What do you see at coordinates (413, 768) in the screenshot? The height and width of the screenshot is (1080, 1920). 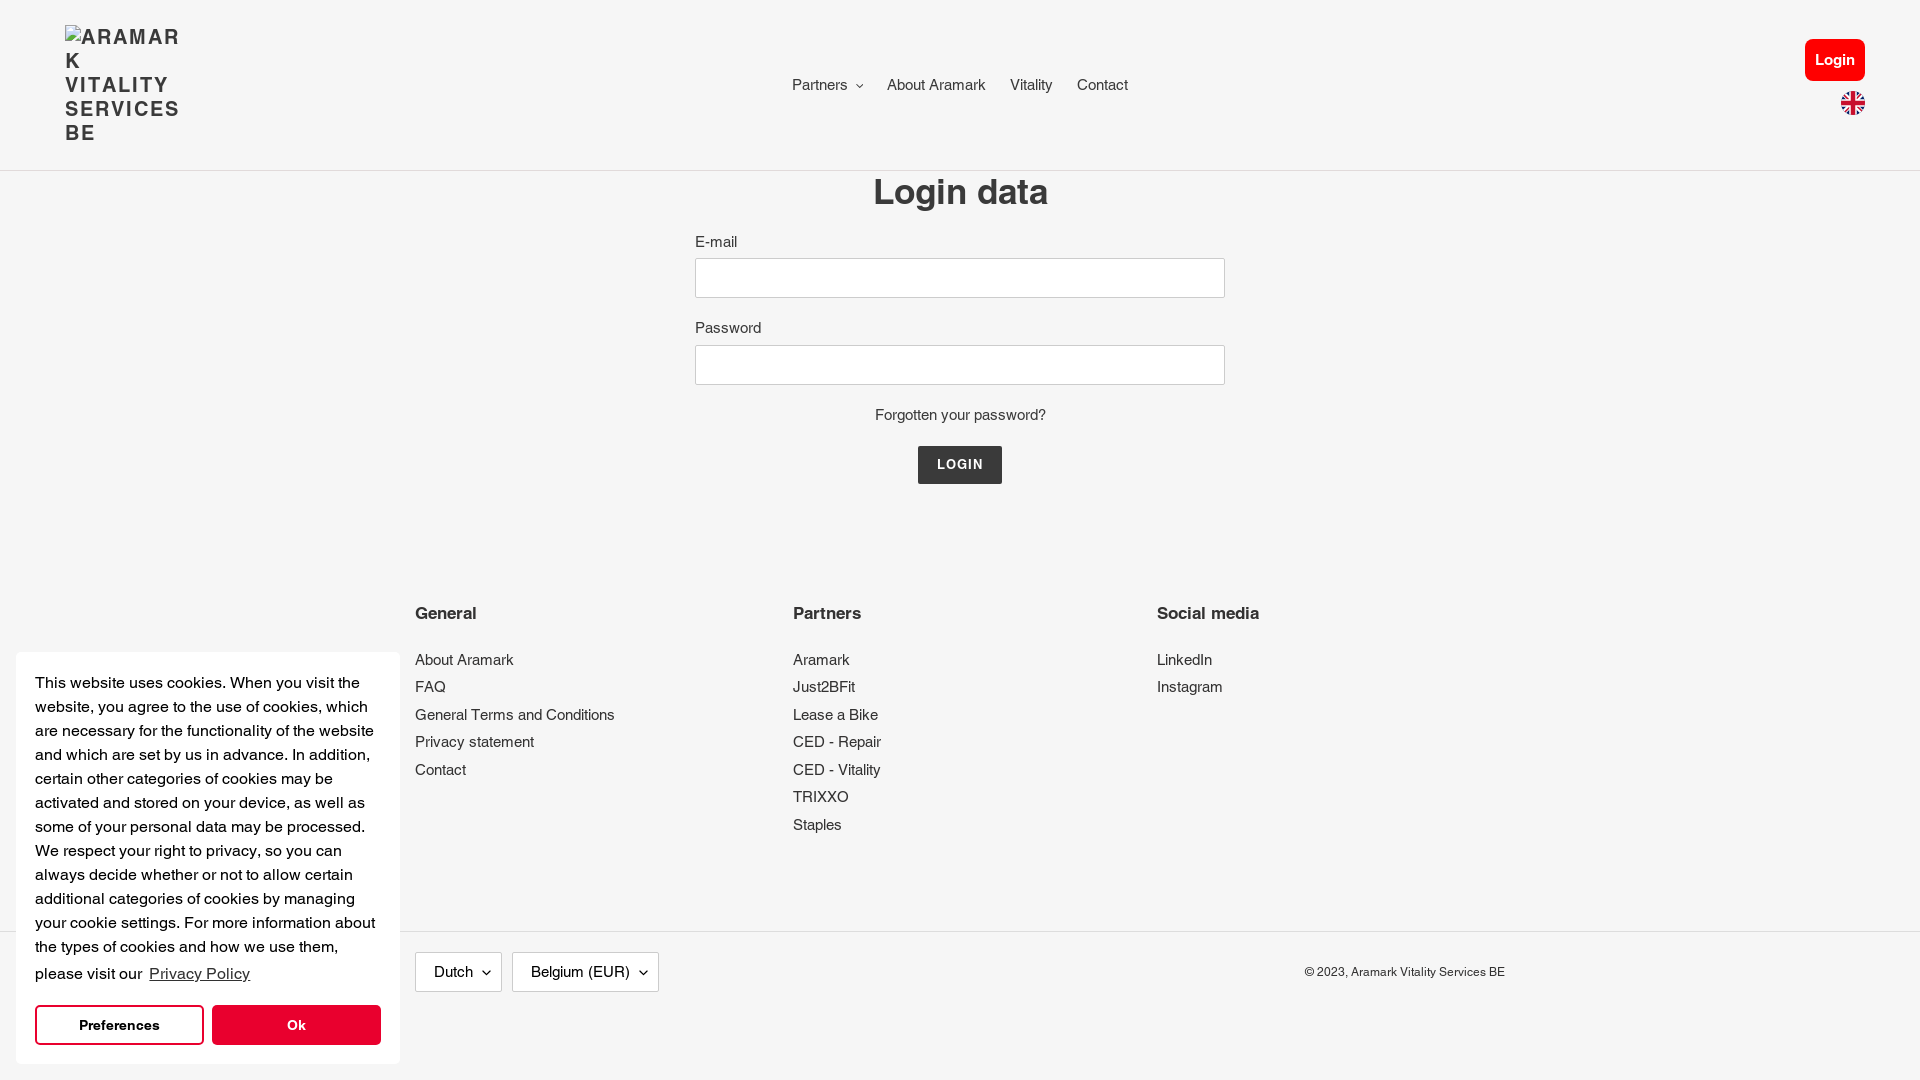 I see `'Contact'` at bounding box center [413, 768].